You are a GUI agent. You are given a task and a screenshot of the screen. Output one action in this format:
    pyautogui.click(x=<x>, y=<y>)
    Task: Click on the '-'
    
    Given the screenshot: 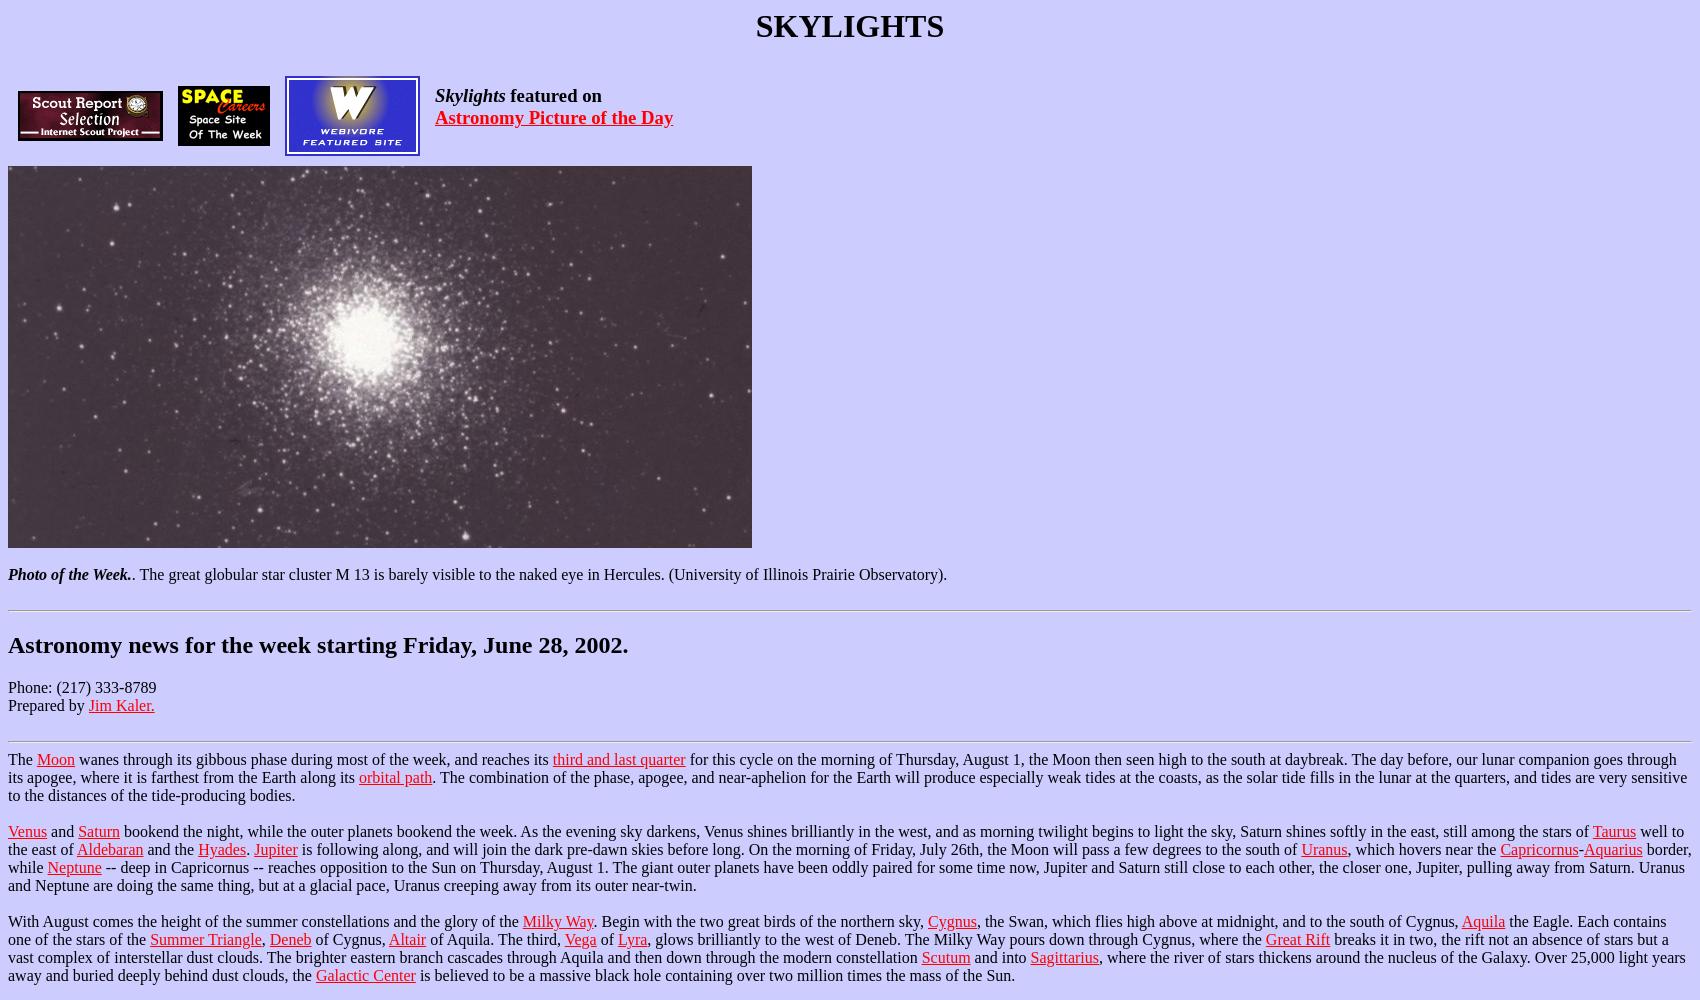 What is the action you would take?
    pyautogui.click(x=1580, y=848)
    